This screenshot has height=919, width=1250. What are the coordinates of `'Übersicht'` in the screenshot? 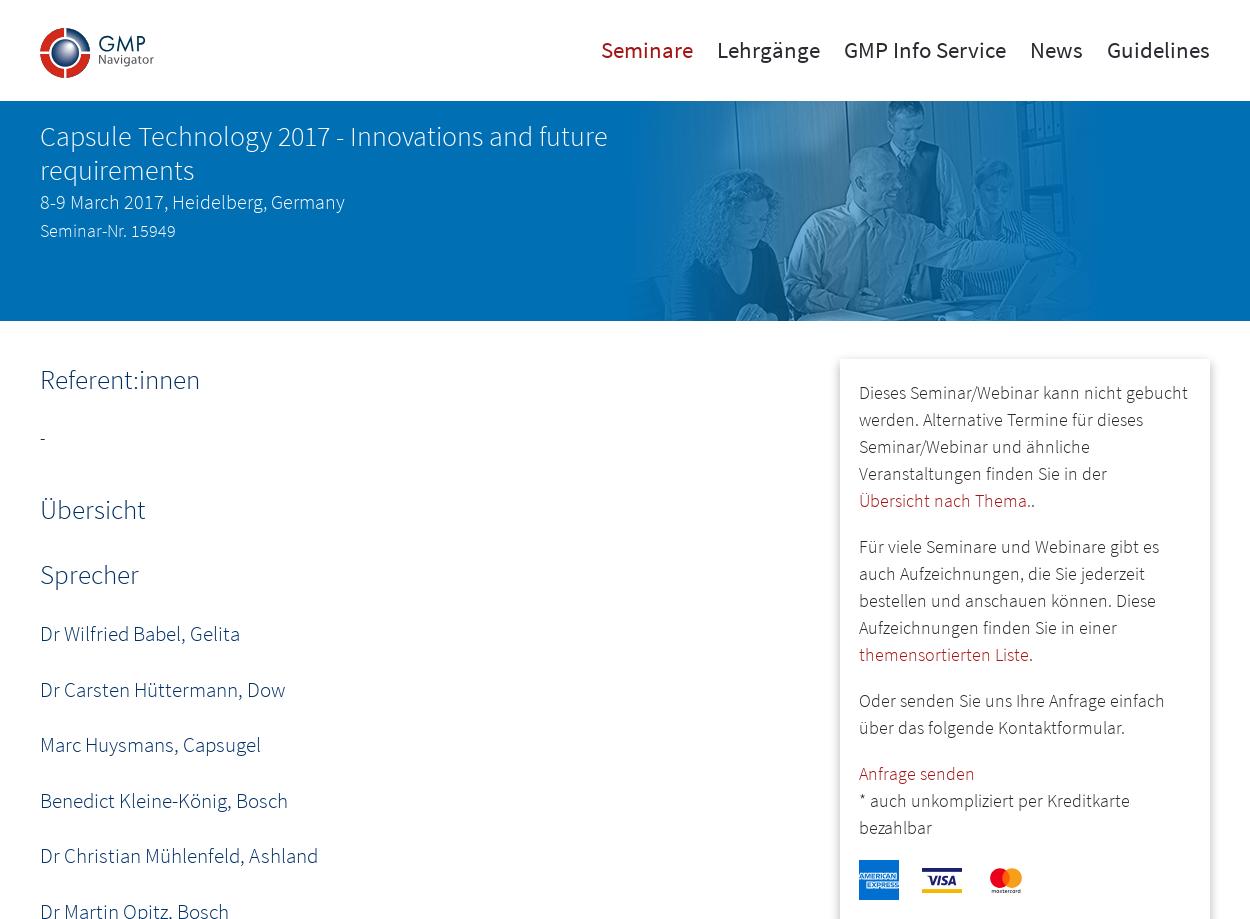 It's located at (91, 508).